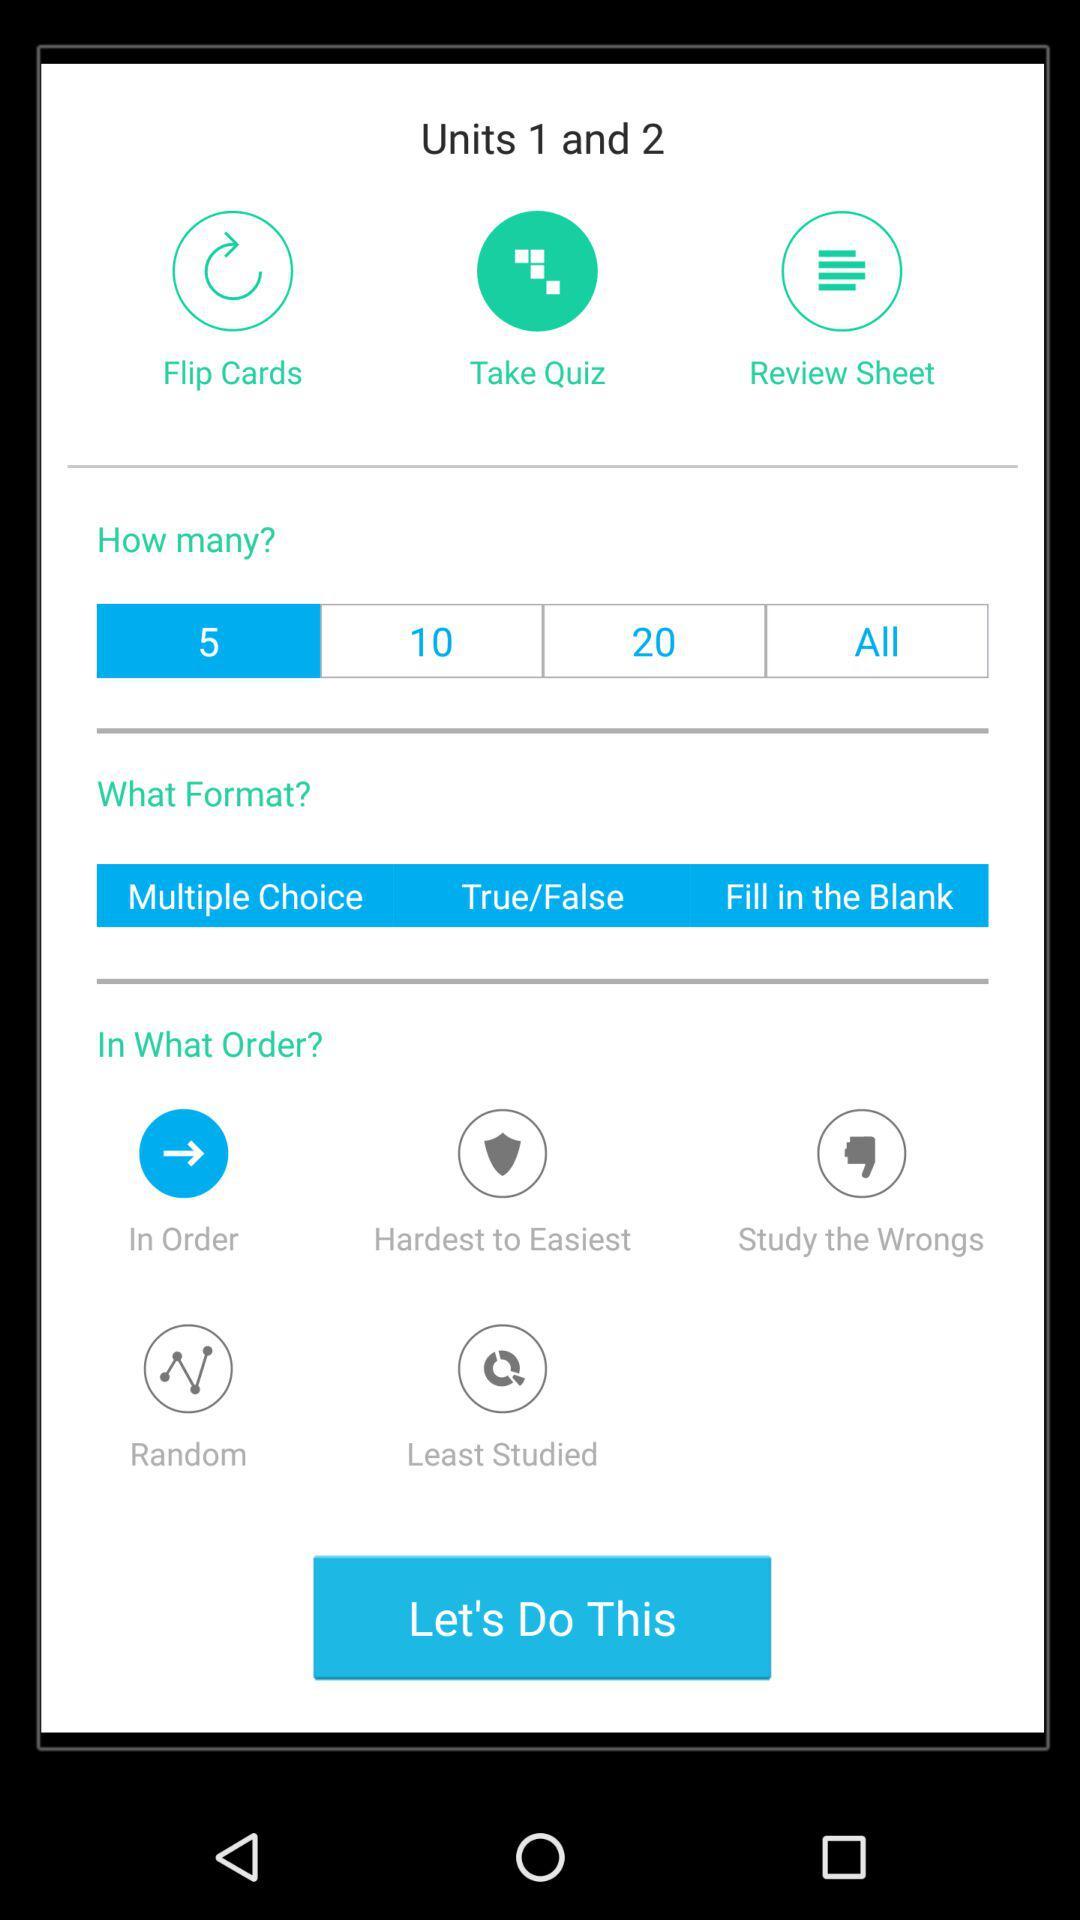 This screenshot has height=1920, width=1080. Describe the element at coordinates (501, 1367) in the screenshot. I see `order by least studied` at that location.